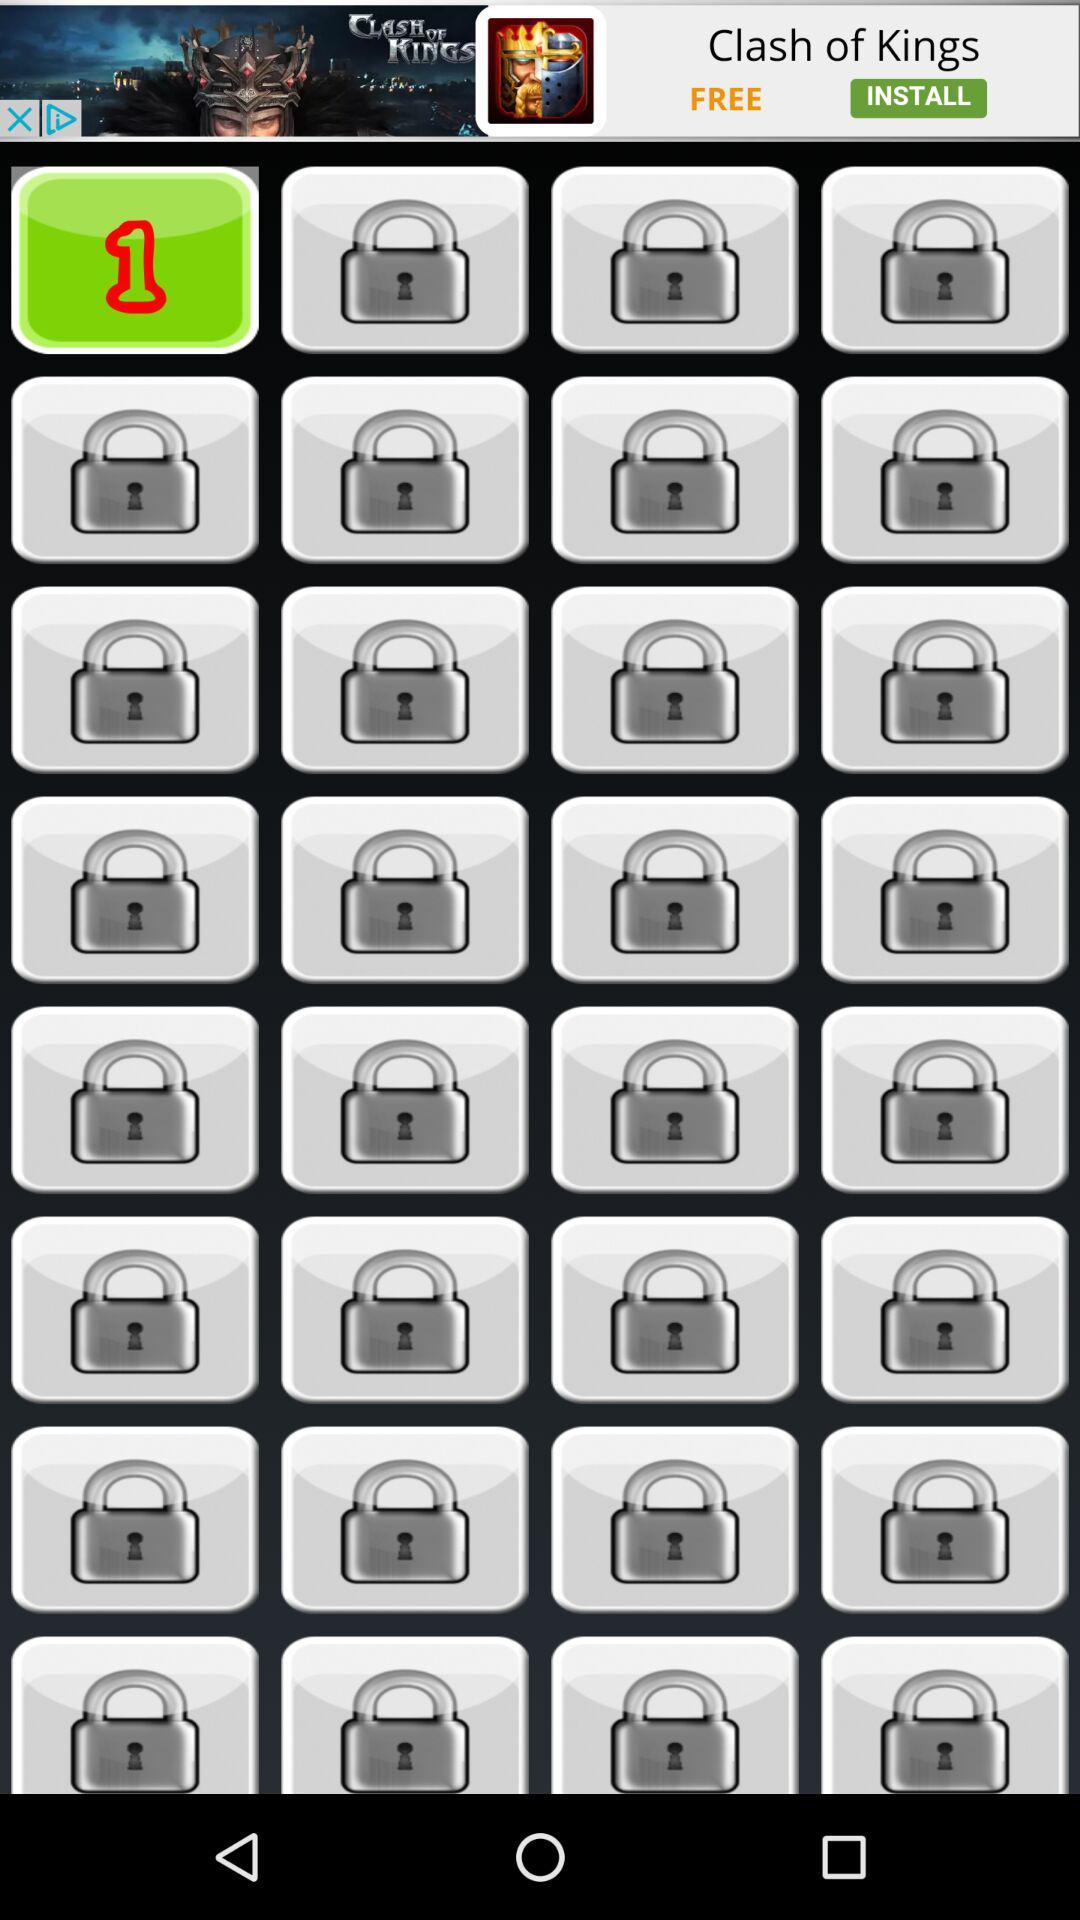  I want to click on open locked app, so click(945, 680).